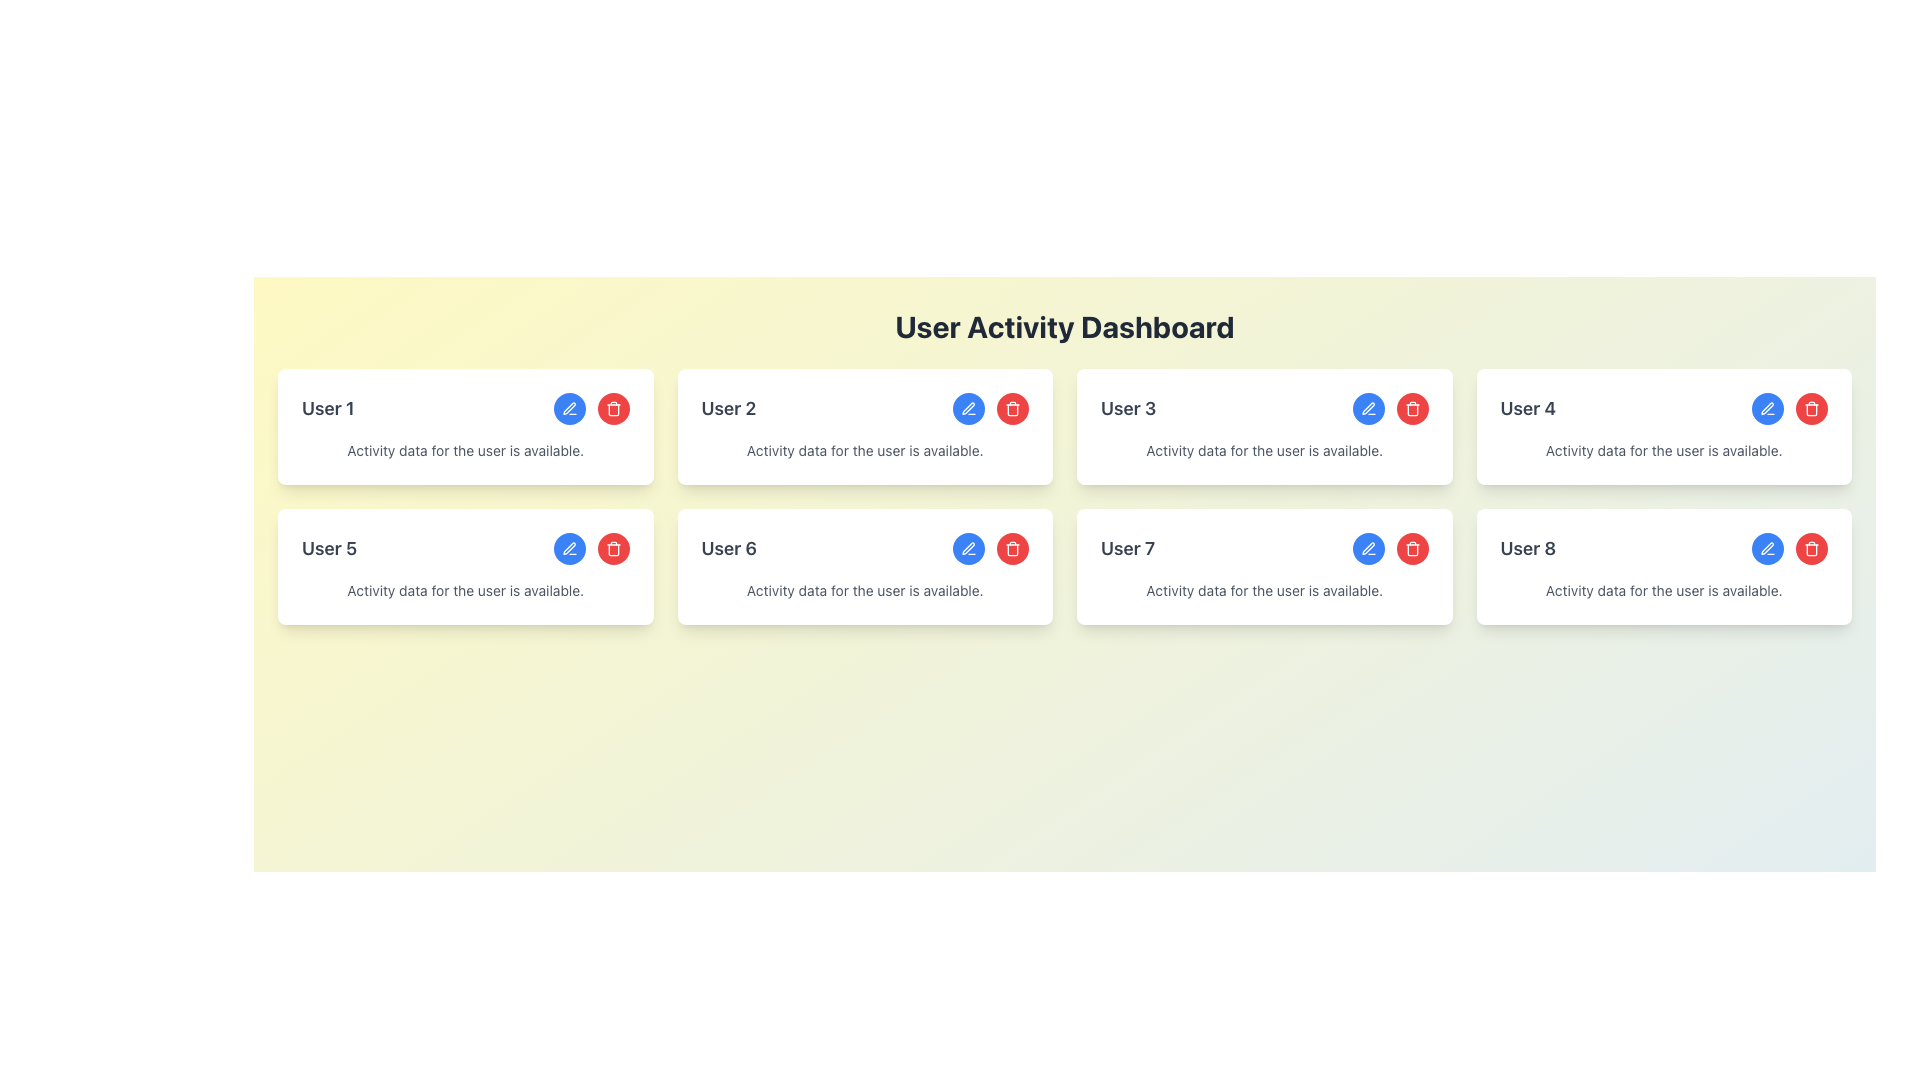  Describe the element at coordinates (728, 407) in the screenshot. I see `the text label displaying 'User 2' in bold dark gray font, located in the second card of a 4x2 grid layout, adjacent to the edit and delete buttons` at that location.